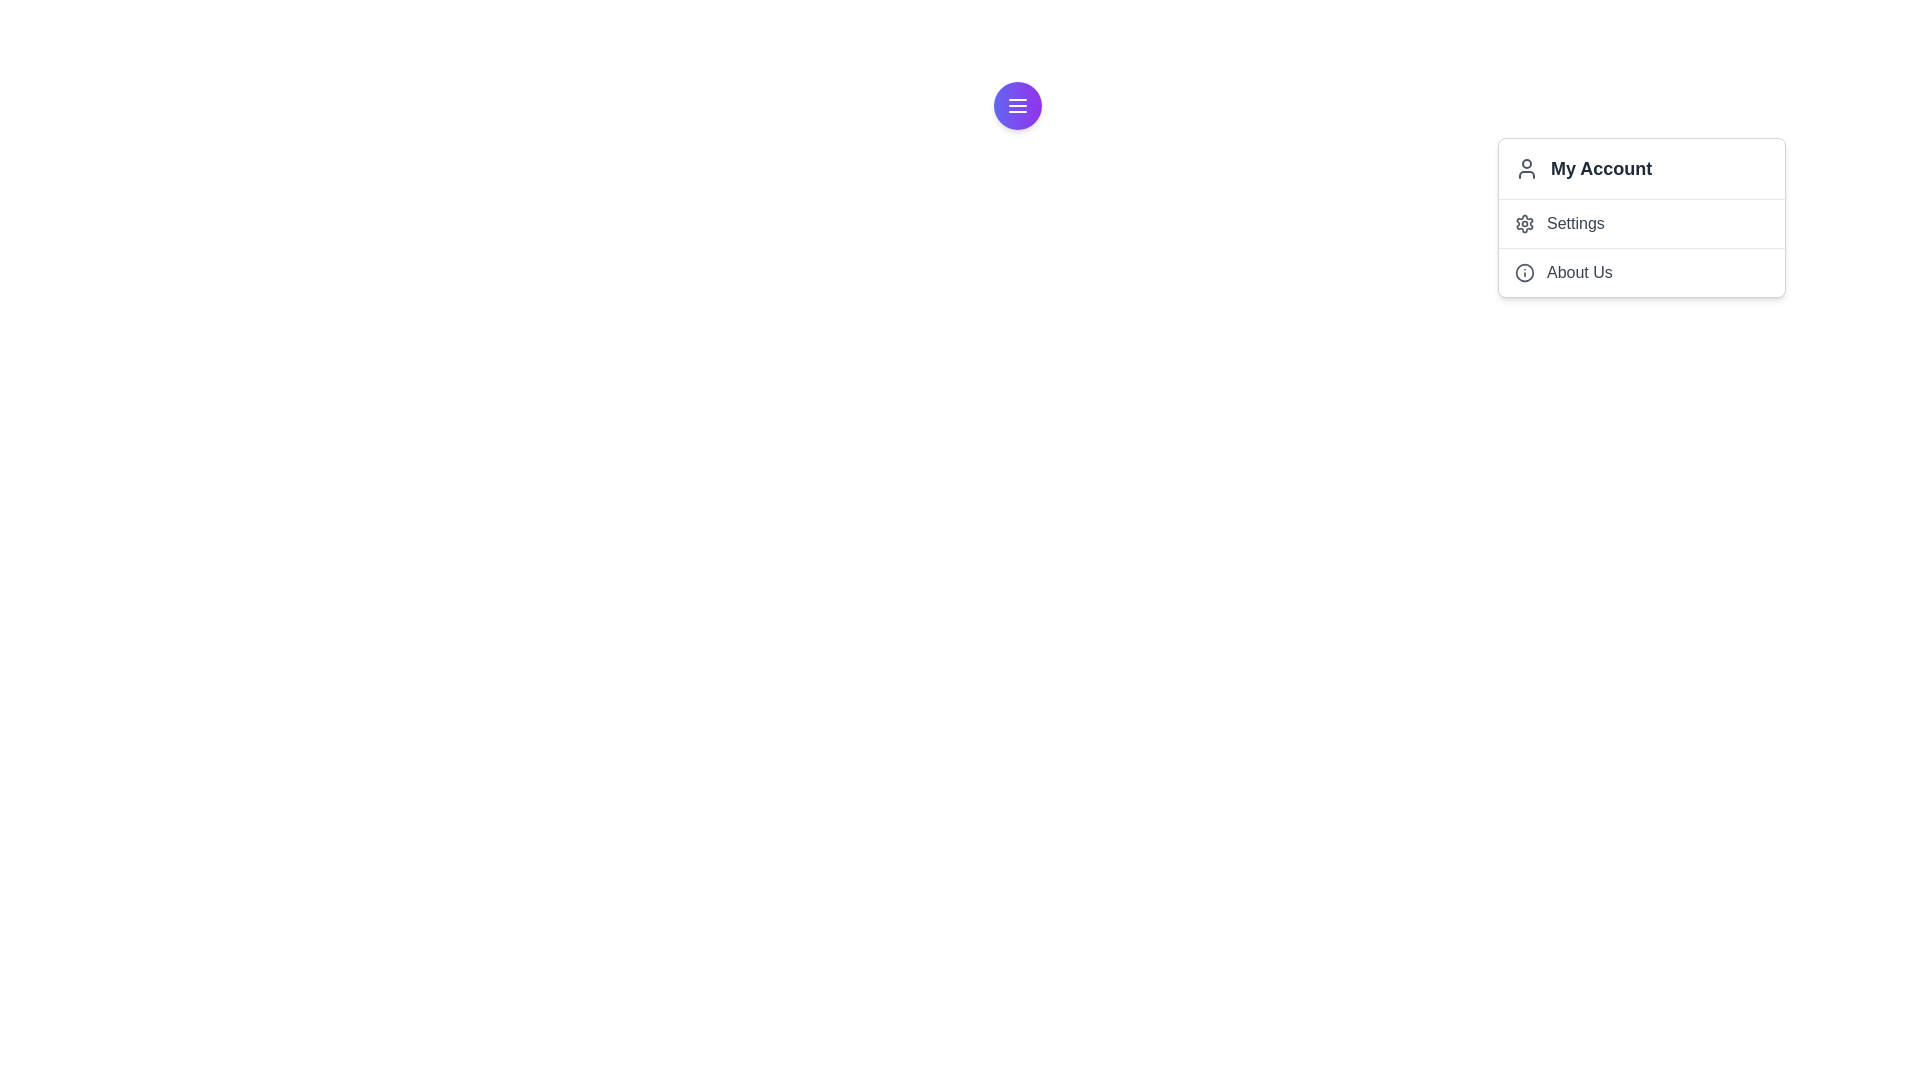 This screenshot has width=1920, height=1080. What do you see at coordinates (1641, 246) in the screenshot?
I see `the 'Settings' or 'About Us' option in the dropdown menu labeled 'My Account'` at bounding box center [1641, 246].